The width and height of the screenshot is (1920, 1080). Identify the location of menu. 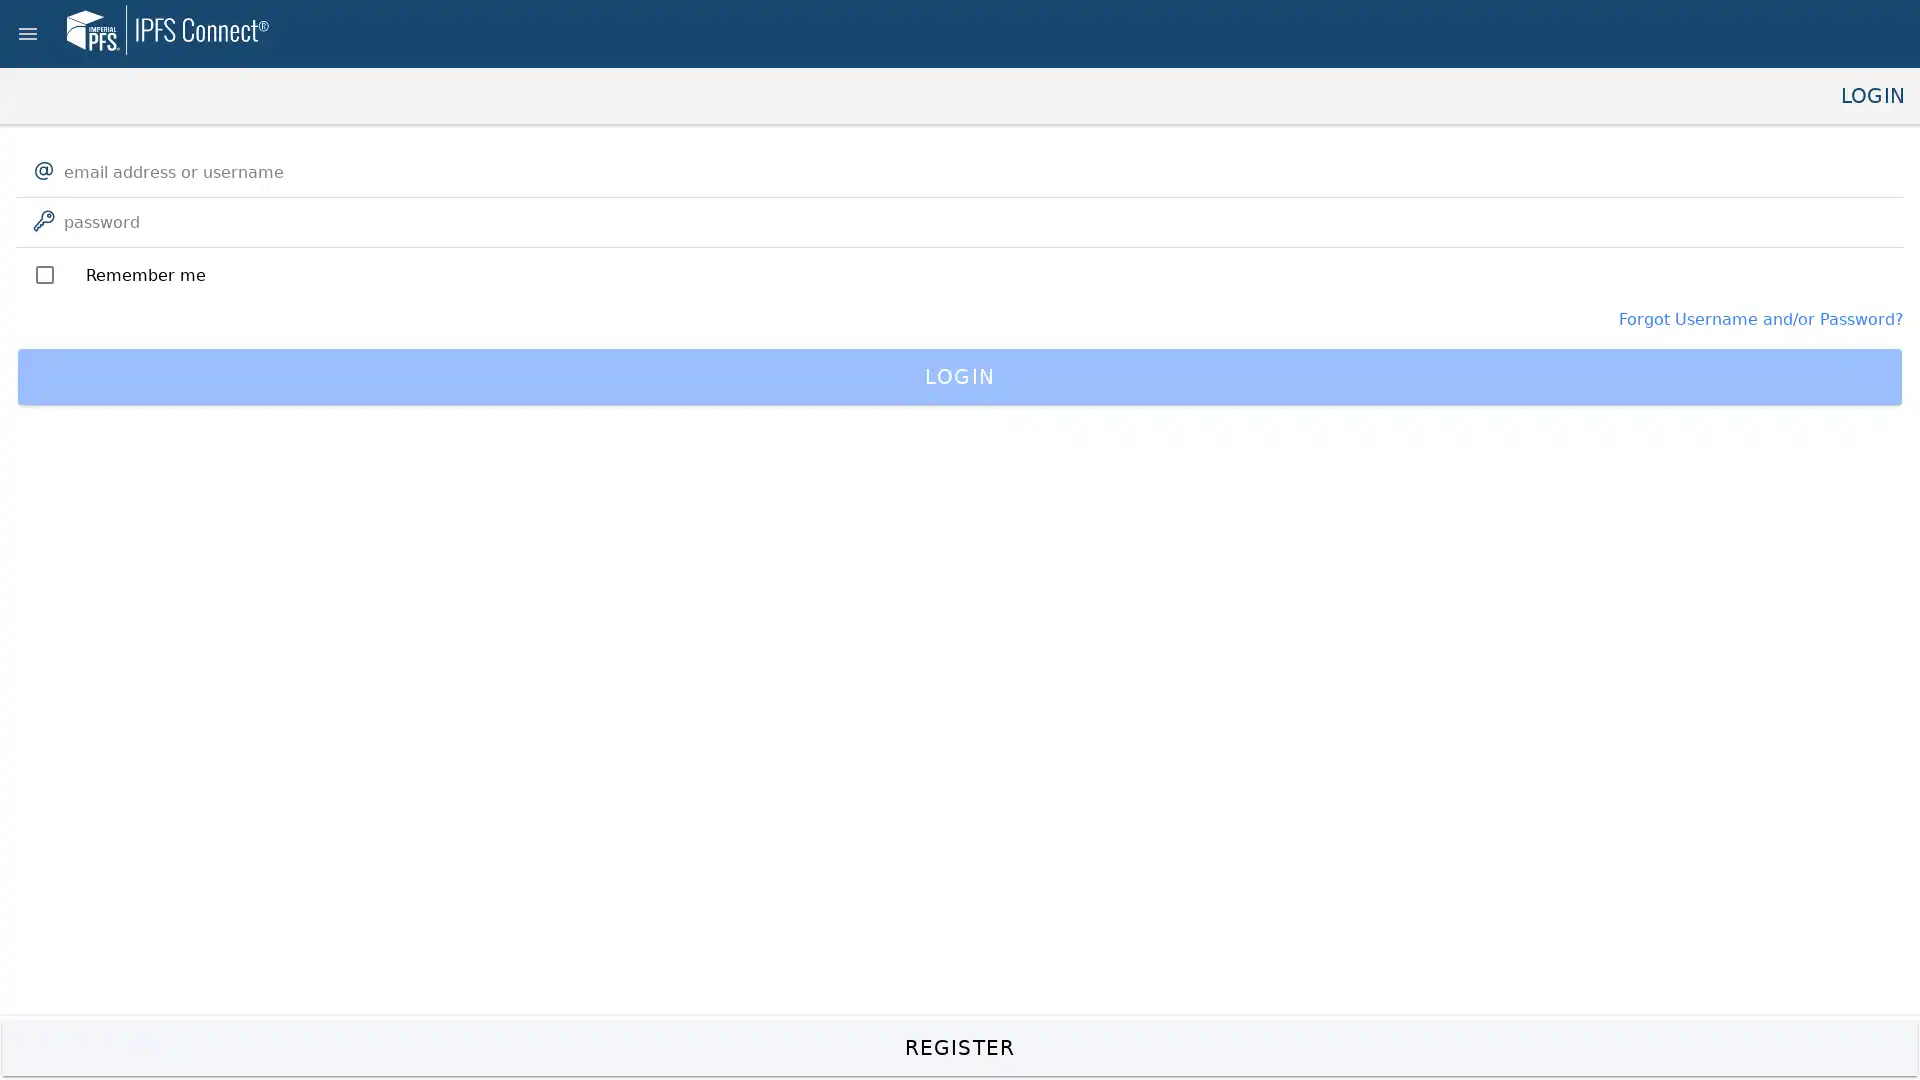
(28, 34).